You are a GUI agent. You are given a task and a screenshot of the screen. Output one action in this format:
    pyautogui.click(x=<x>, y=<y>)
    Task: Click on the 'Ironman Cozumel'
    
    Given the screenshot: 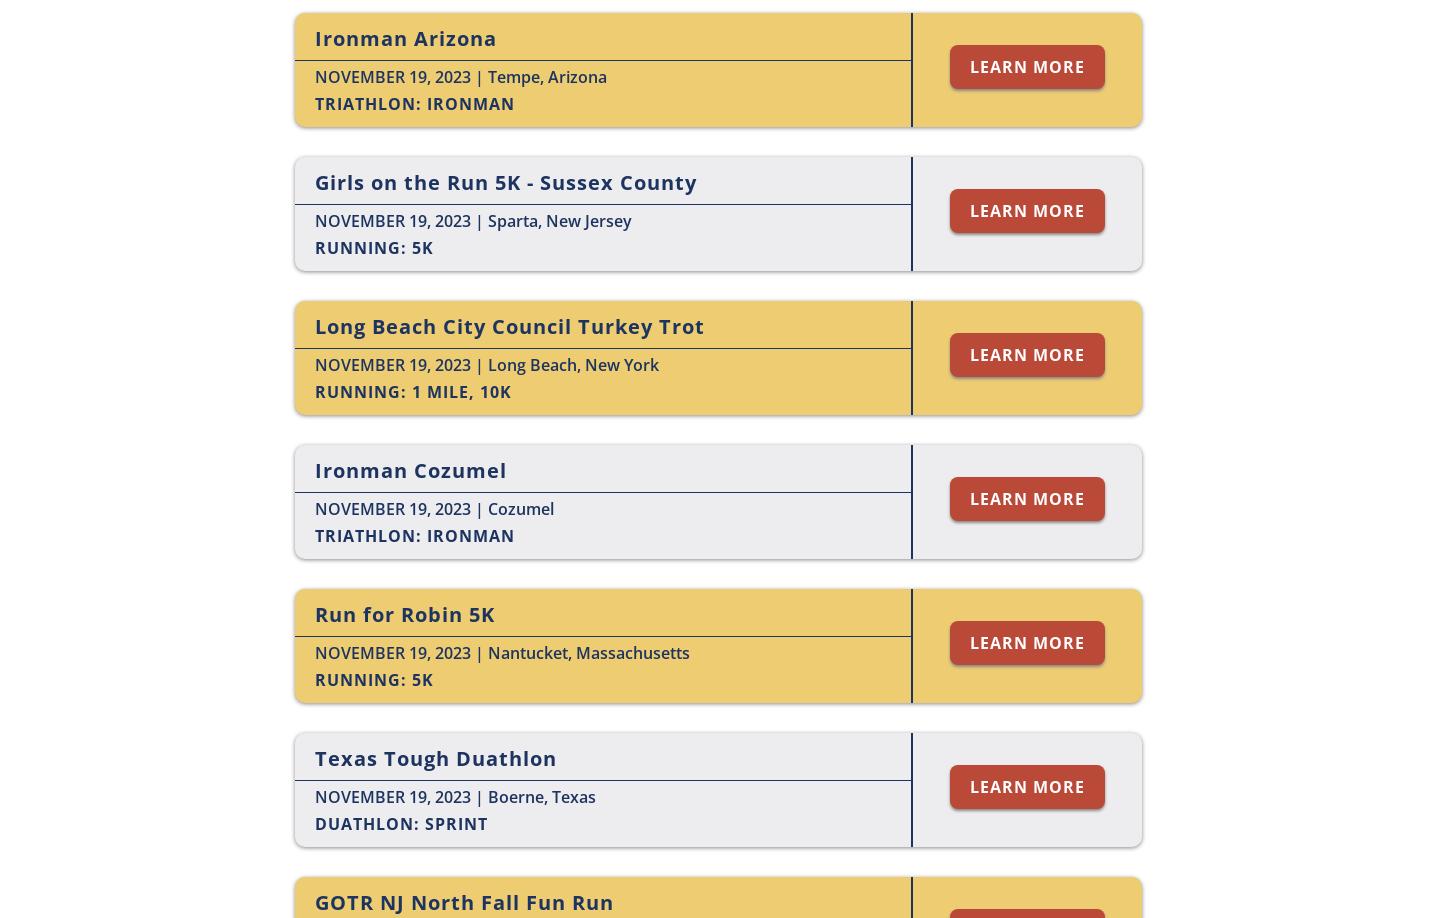 What is the action you would take?
    pyautogui.click(x=409, y=470)
    